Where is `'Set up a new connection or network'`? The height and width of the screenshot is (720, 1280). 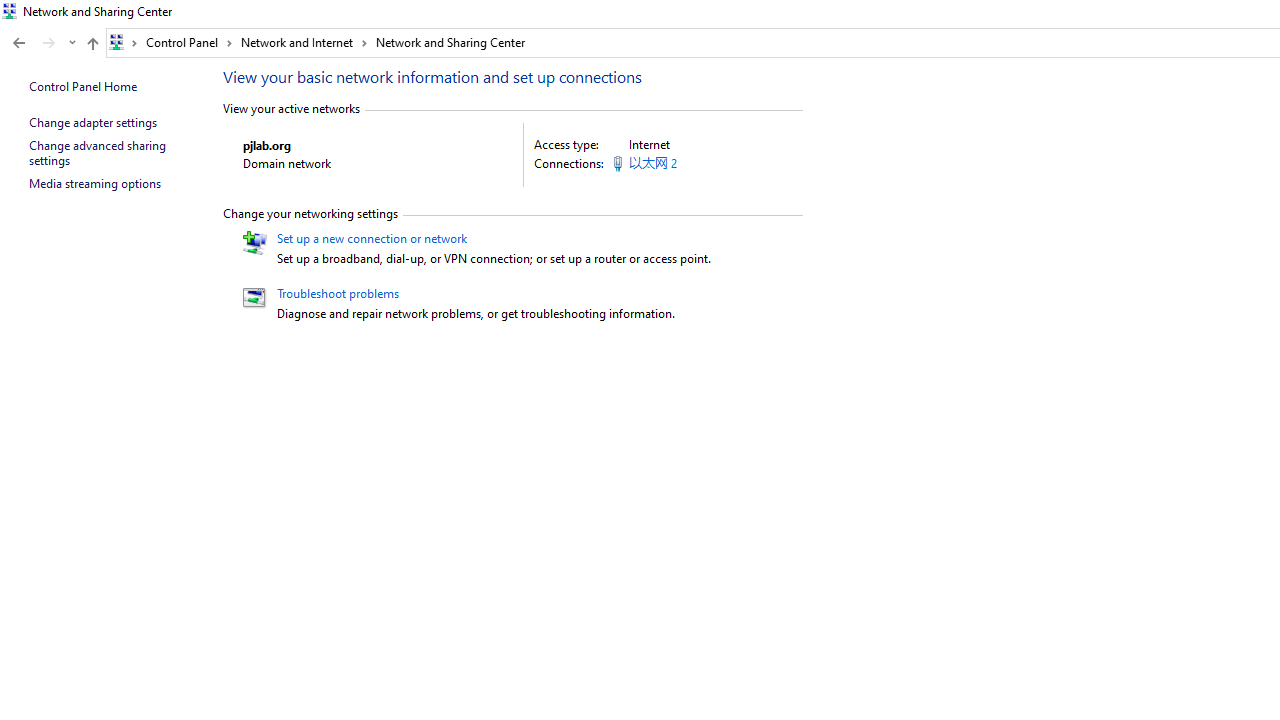
'Set up a new connection or network' is located at coordinates (371, 237).